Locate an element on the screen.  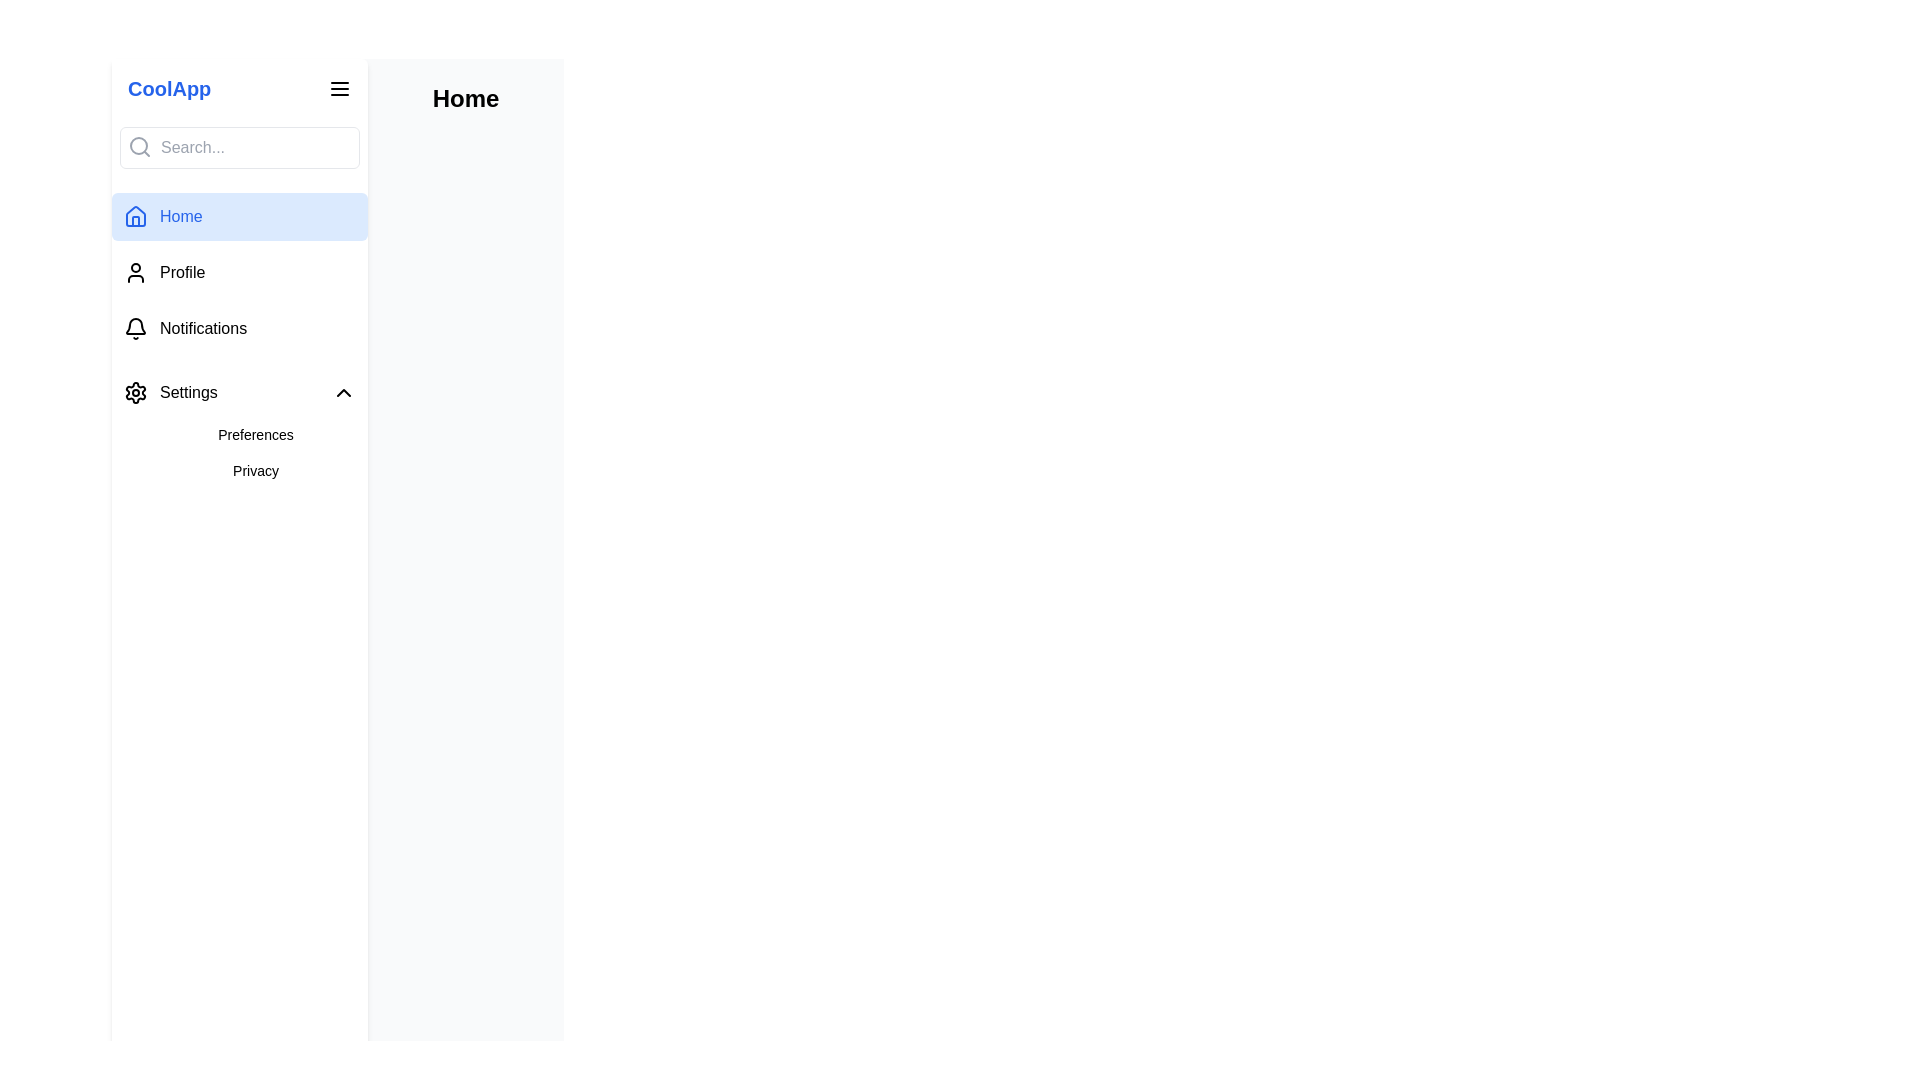
the Navigation link that directs users to the notifications page, positioned as the third item in the vertical list of navigation items in the sidebar, just above the 'Settings' section is located at coordinates (240, 327).